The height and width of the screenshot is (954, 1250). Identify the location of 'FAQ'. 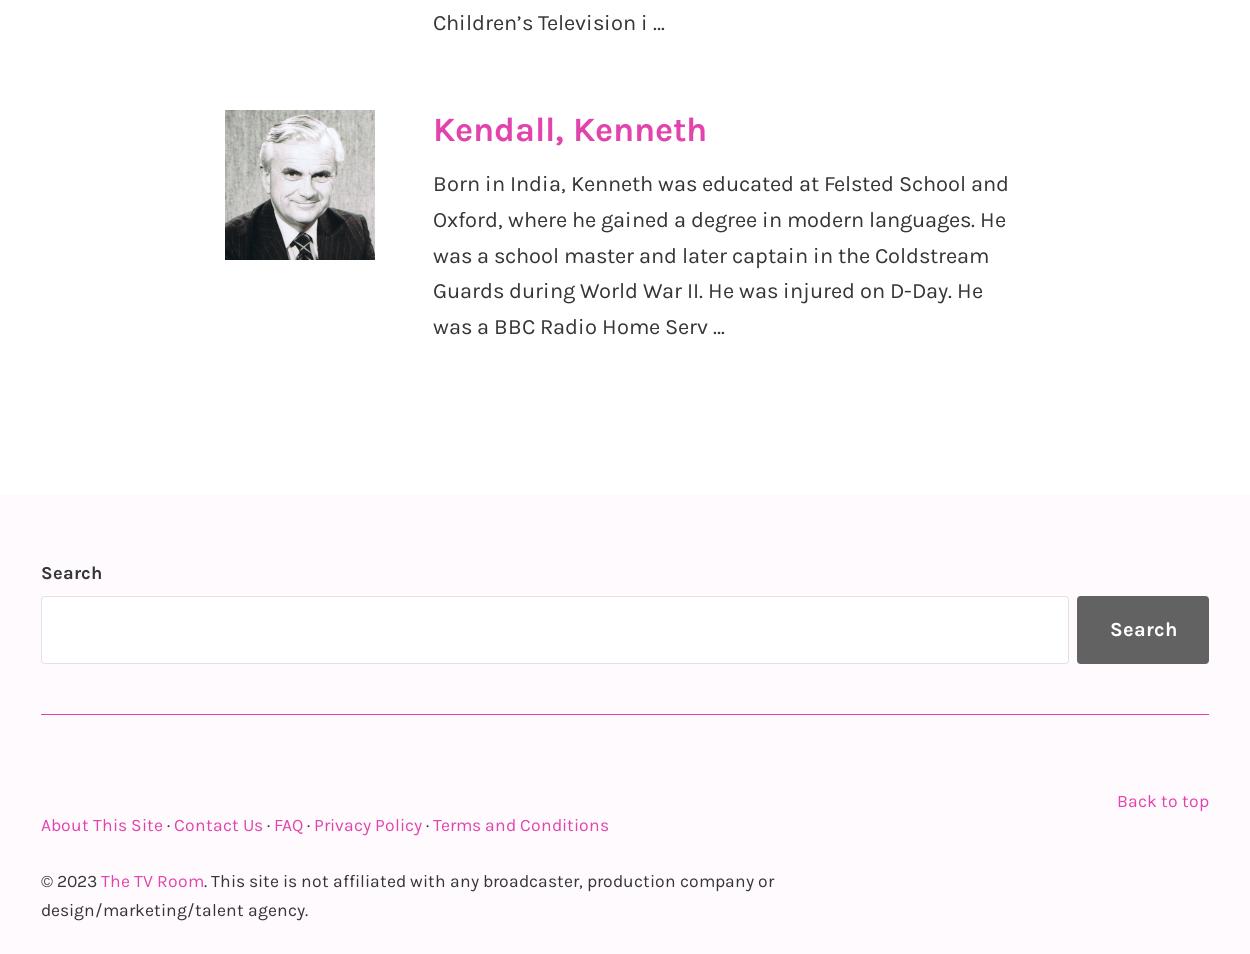
(288, 823).